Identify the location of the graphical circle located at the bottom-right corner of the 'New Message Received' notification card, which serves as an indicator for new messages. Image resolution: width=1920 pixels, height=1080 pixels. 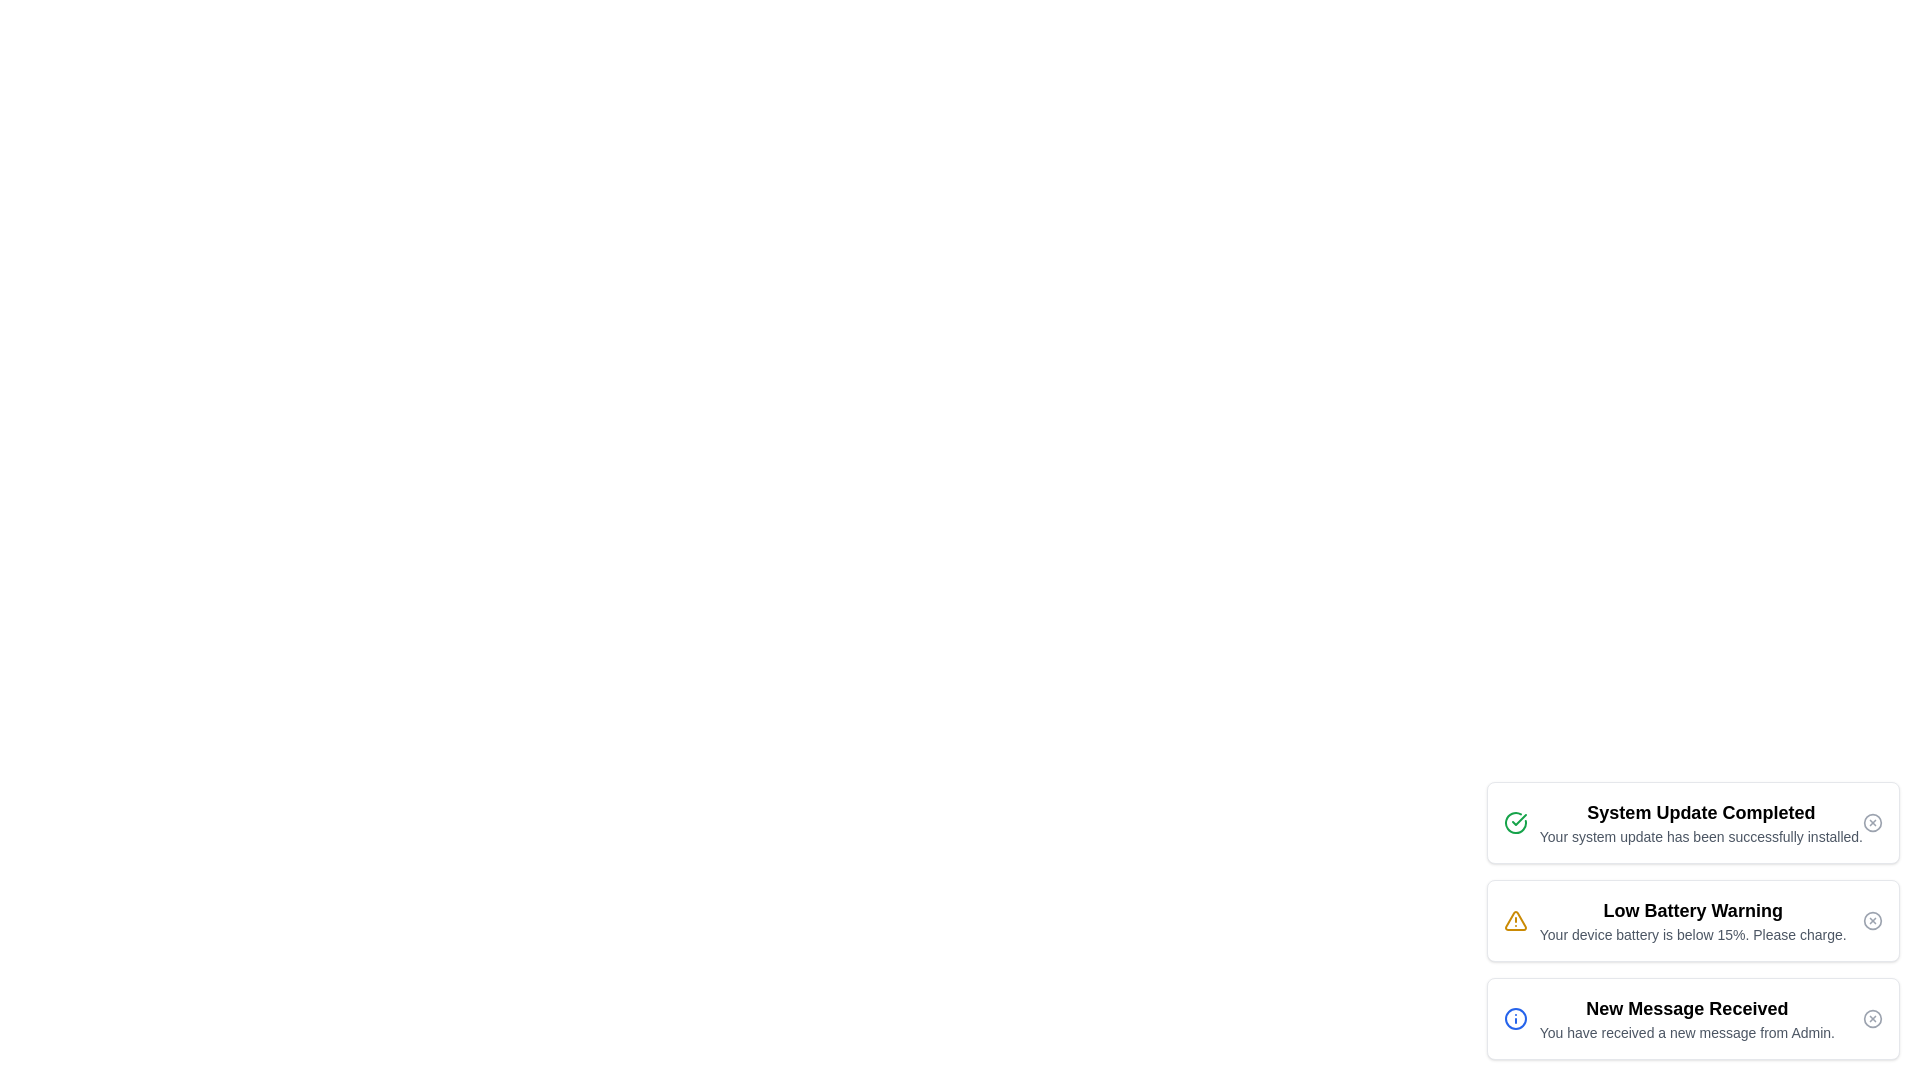
(1871, 1018).